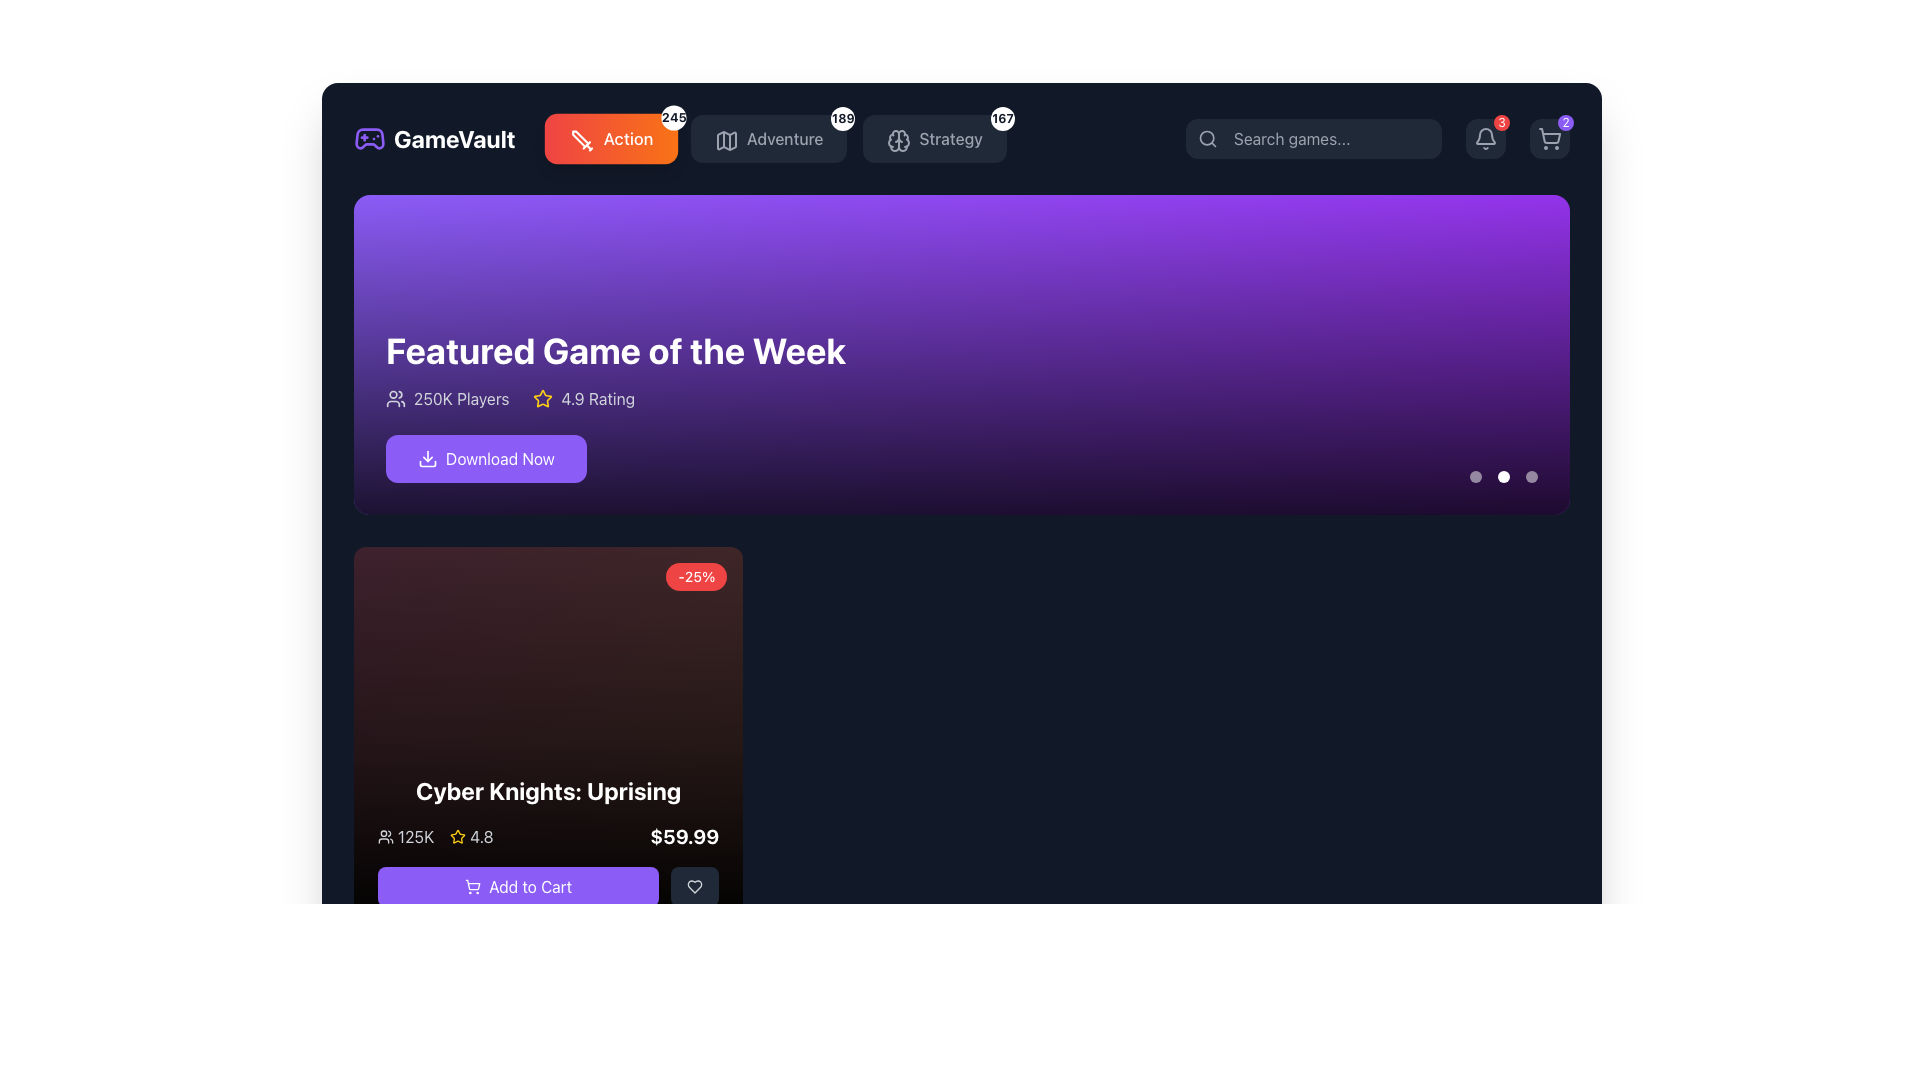 The height and width of the screenshot is (1080, 1920). What do you see at coordinates (486, 459) in the screenshot?
I see `the download button located beneath the 'Featured Game of the Week' text to observe the hover effect` at bounding box center [486, 459].